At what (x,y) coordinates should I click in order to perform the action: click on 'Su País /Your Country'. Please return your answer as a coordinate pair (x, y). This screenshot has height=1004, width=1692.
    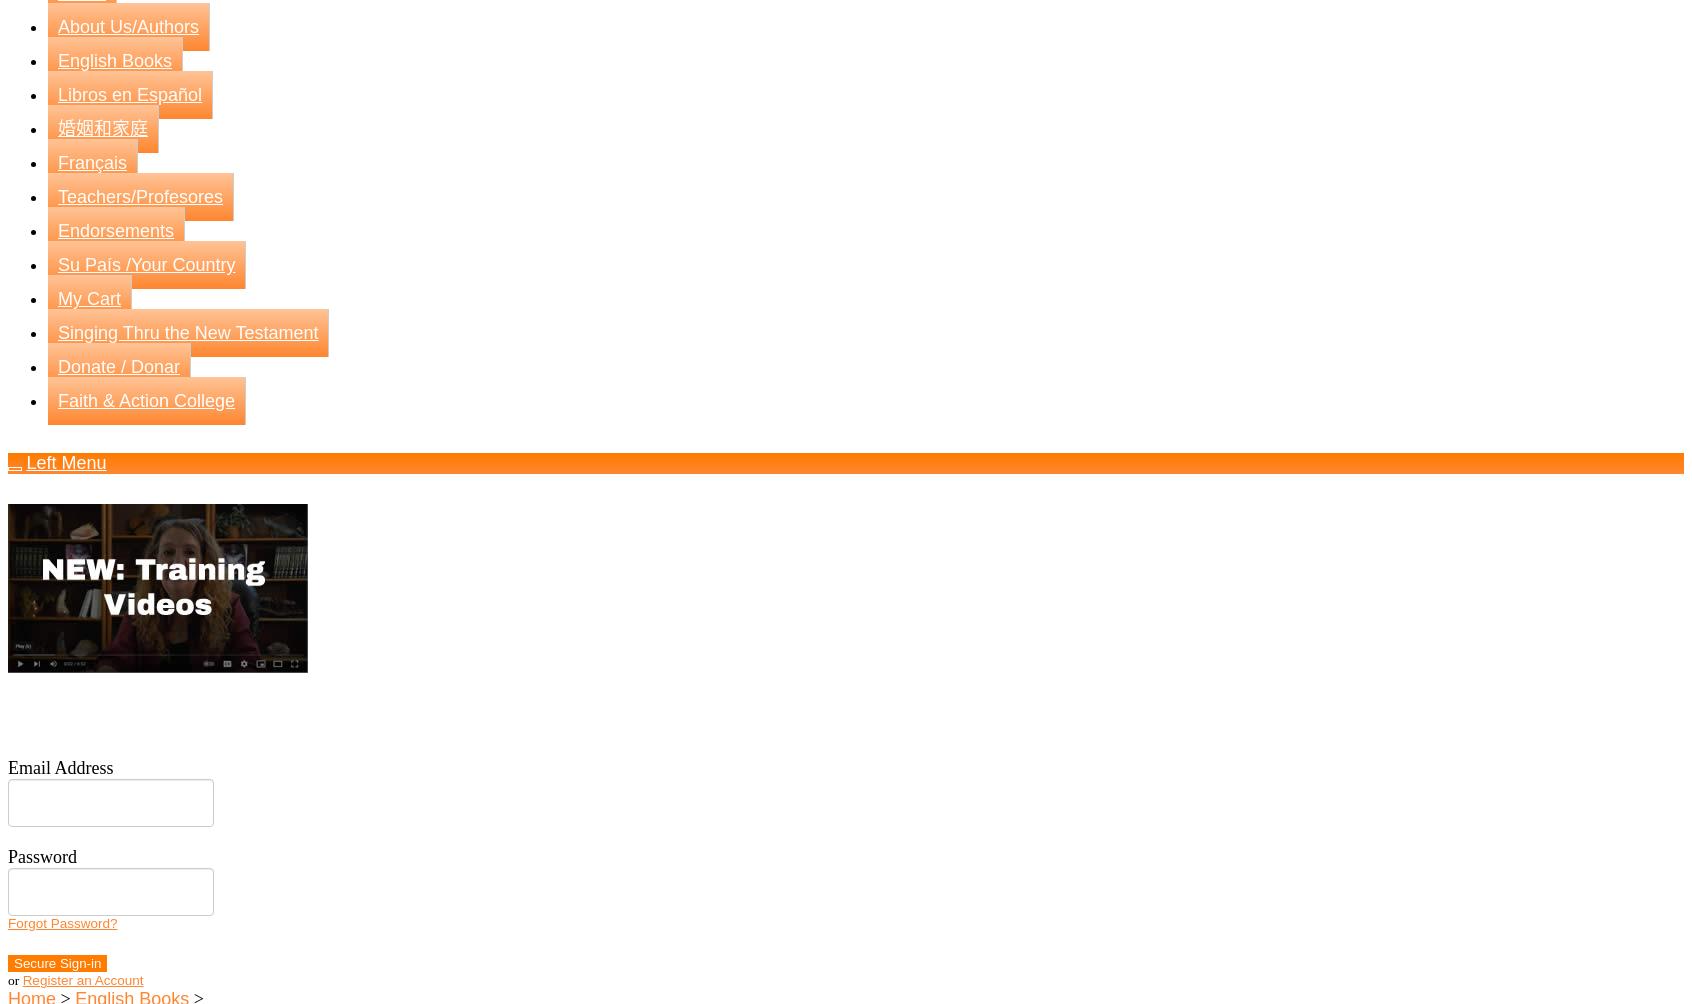
    Looking at the image, I should click on (145, 264).